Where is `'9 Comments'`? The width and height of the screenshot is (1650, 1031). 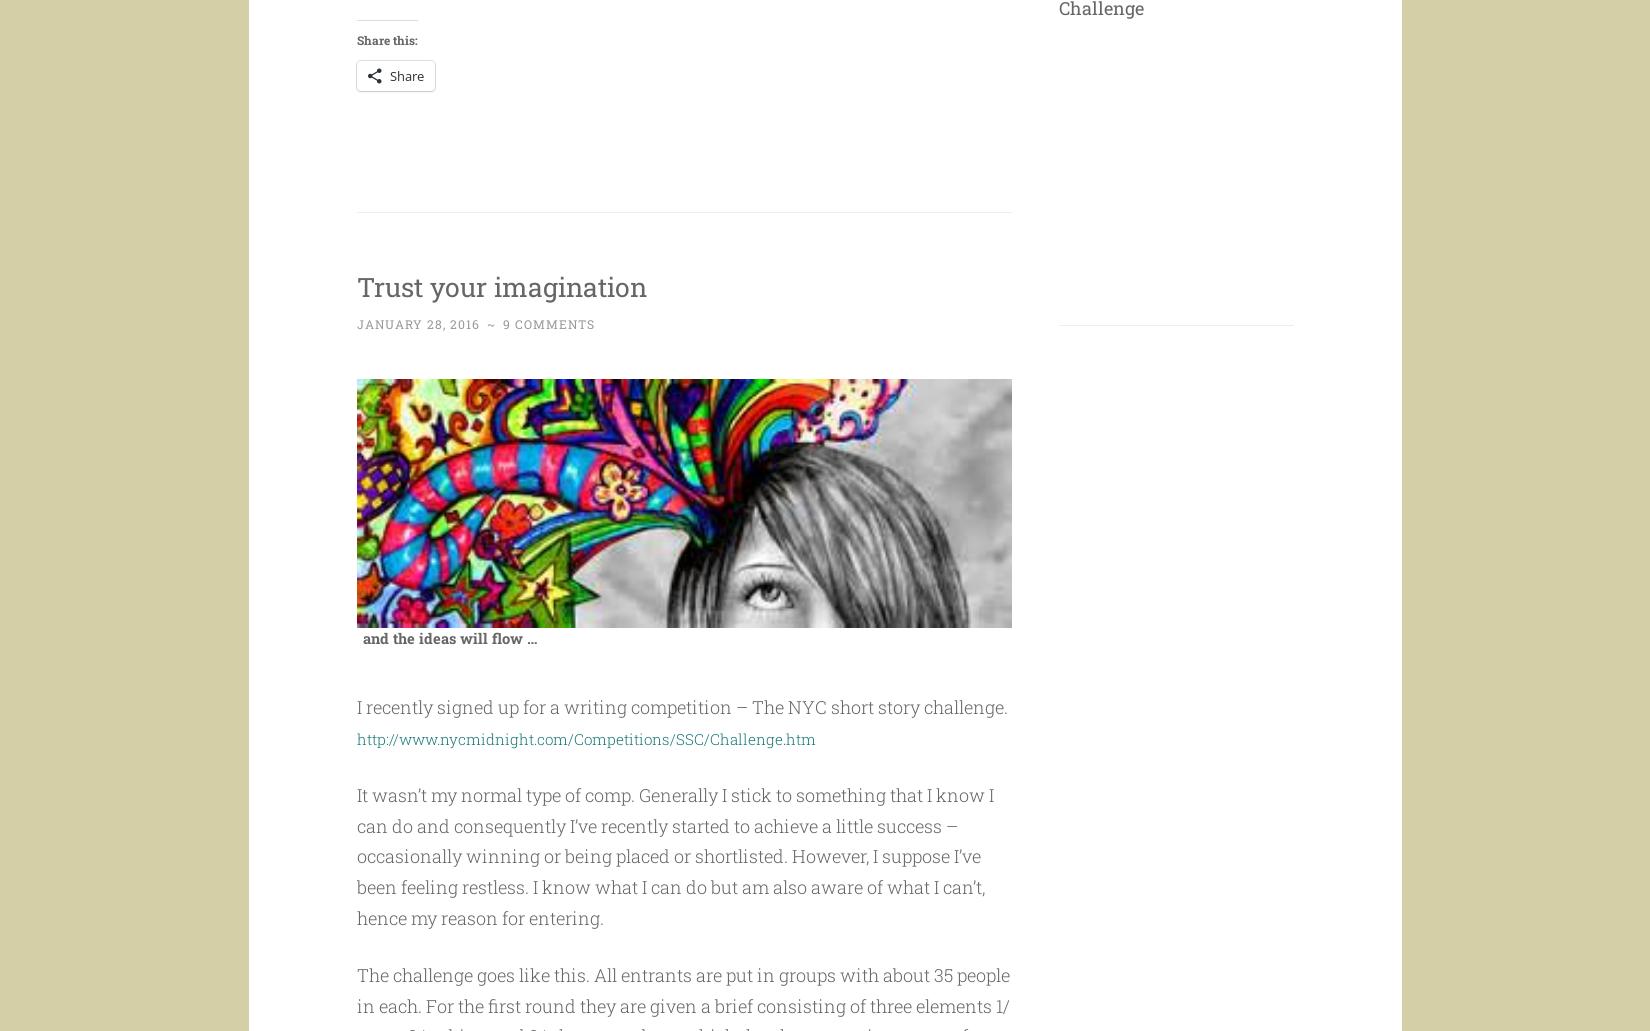 '9 Comments' is located at coordinates (546, 362).